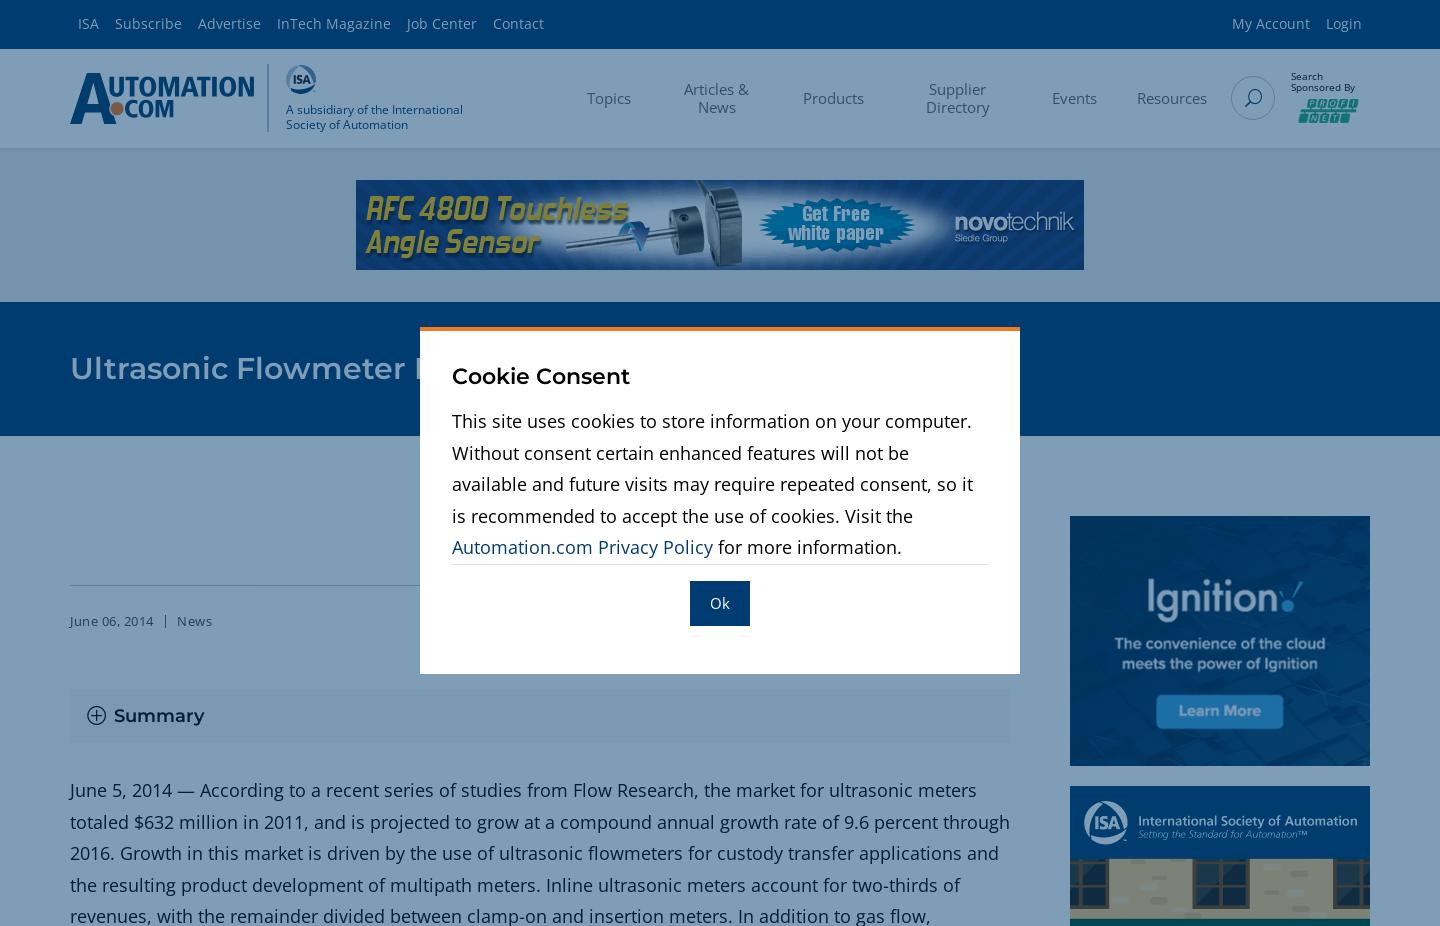  Describe the element at coordinates (113, 714) in the screenshot. I see `'Summary'` at that location.